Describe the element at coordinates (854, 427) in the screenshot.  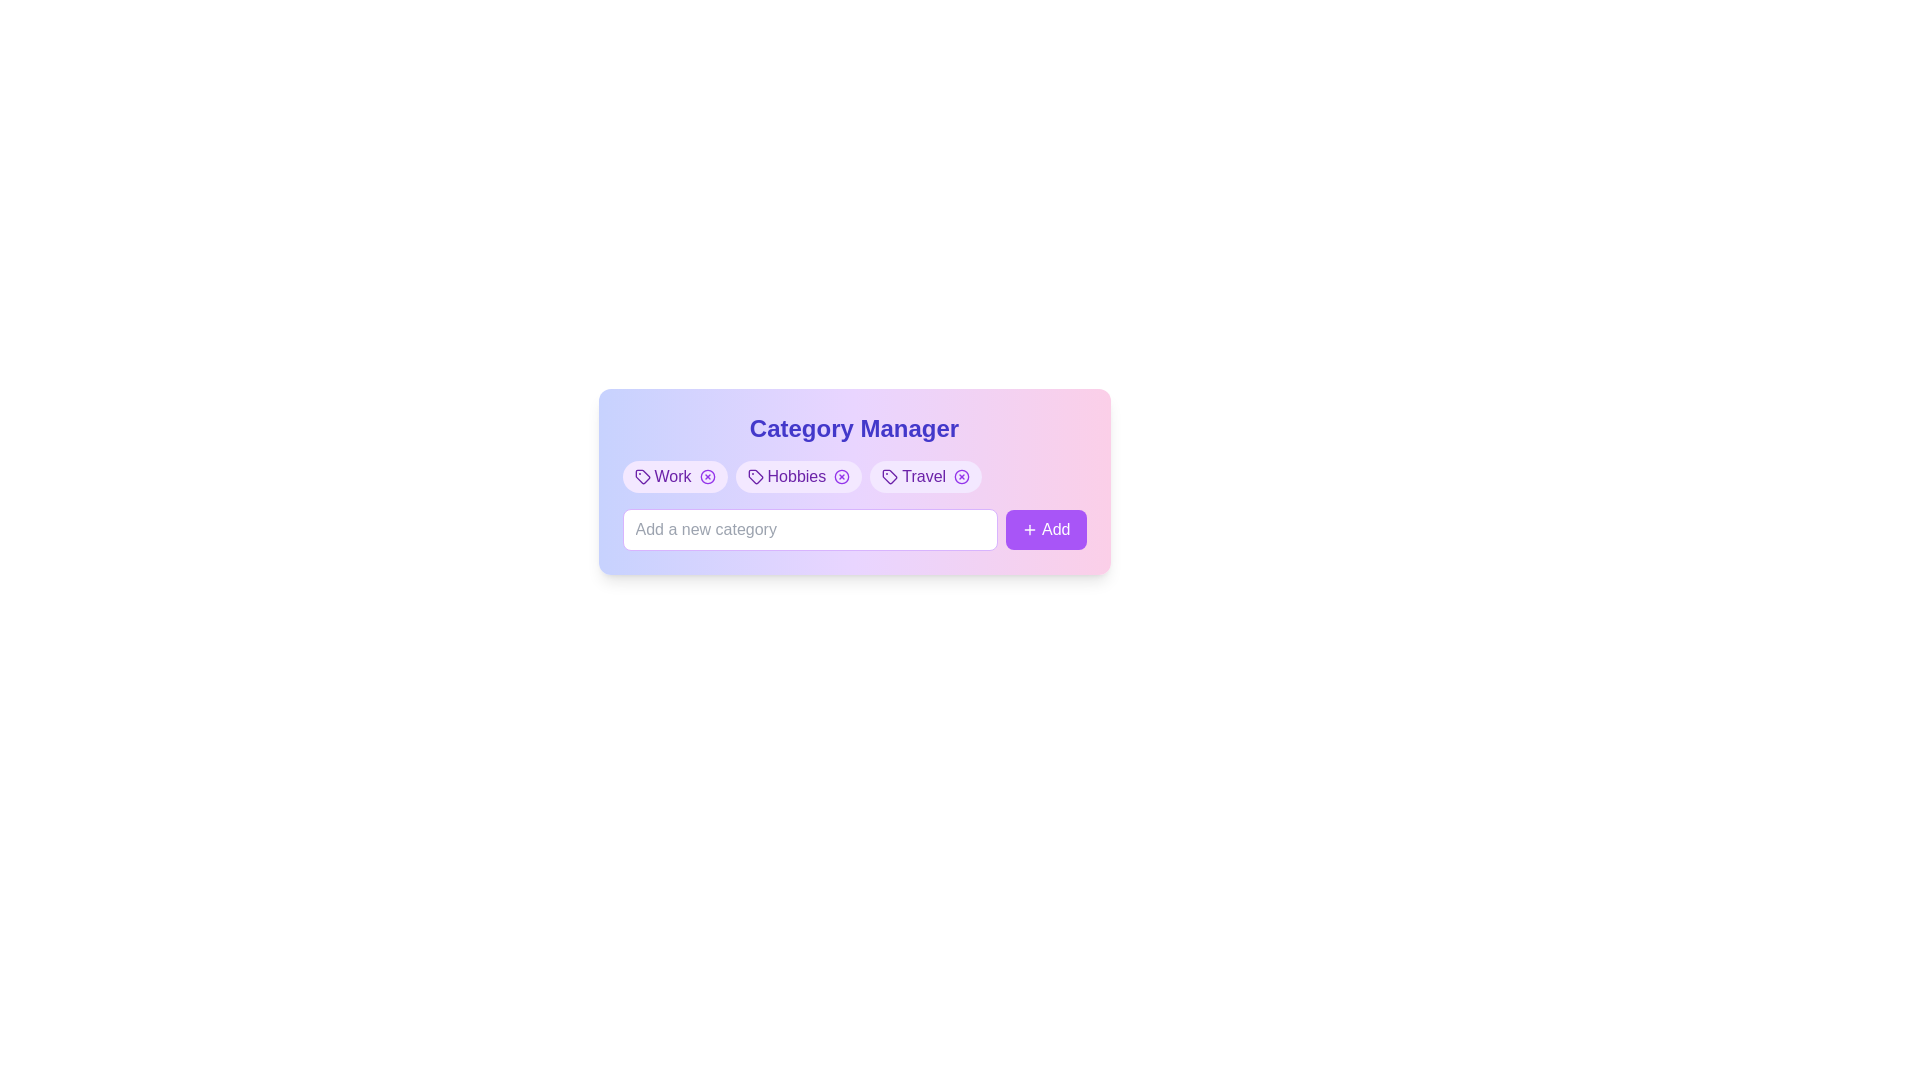
I see `the top-most Text Label that serves as a section heading for managing categories, located in a rounded rectangular area above the tag-like elements labeled 'Work', 'Hobbies', and 'Travel'` at that location.